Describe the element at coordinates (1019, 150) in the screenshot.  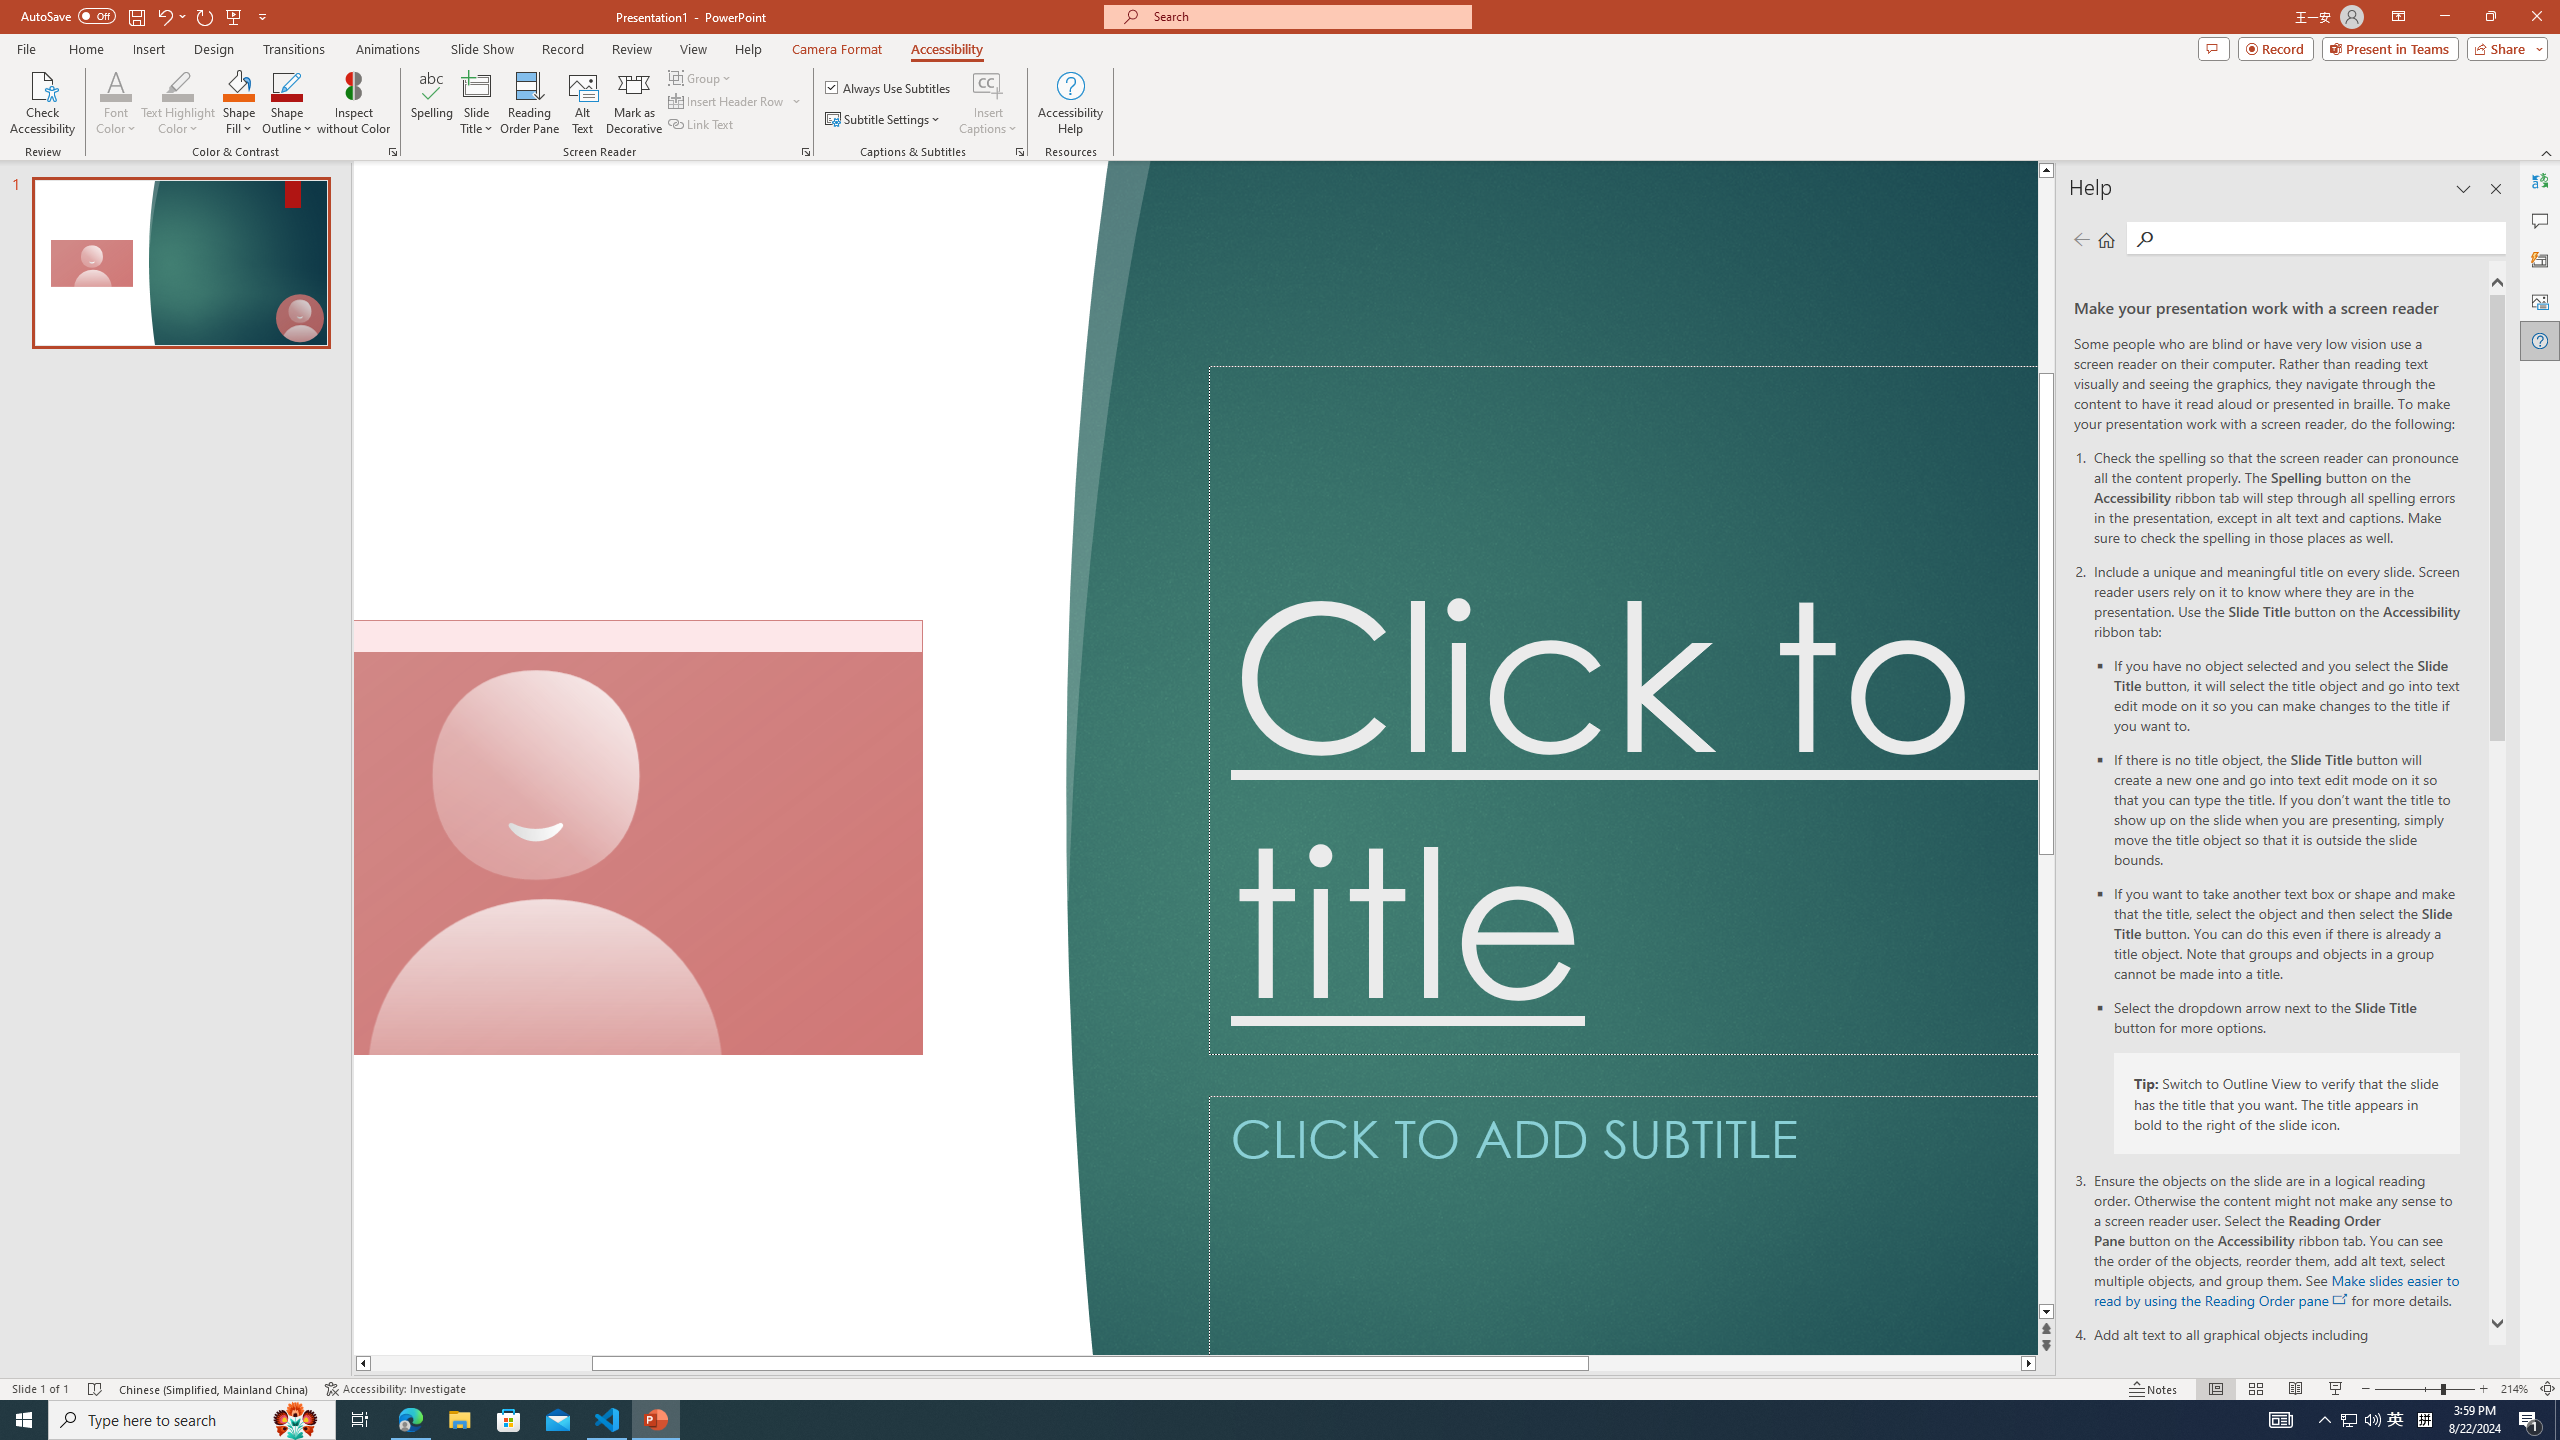
I see `'Captions & Subtitles'` at that location.